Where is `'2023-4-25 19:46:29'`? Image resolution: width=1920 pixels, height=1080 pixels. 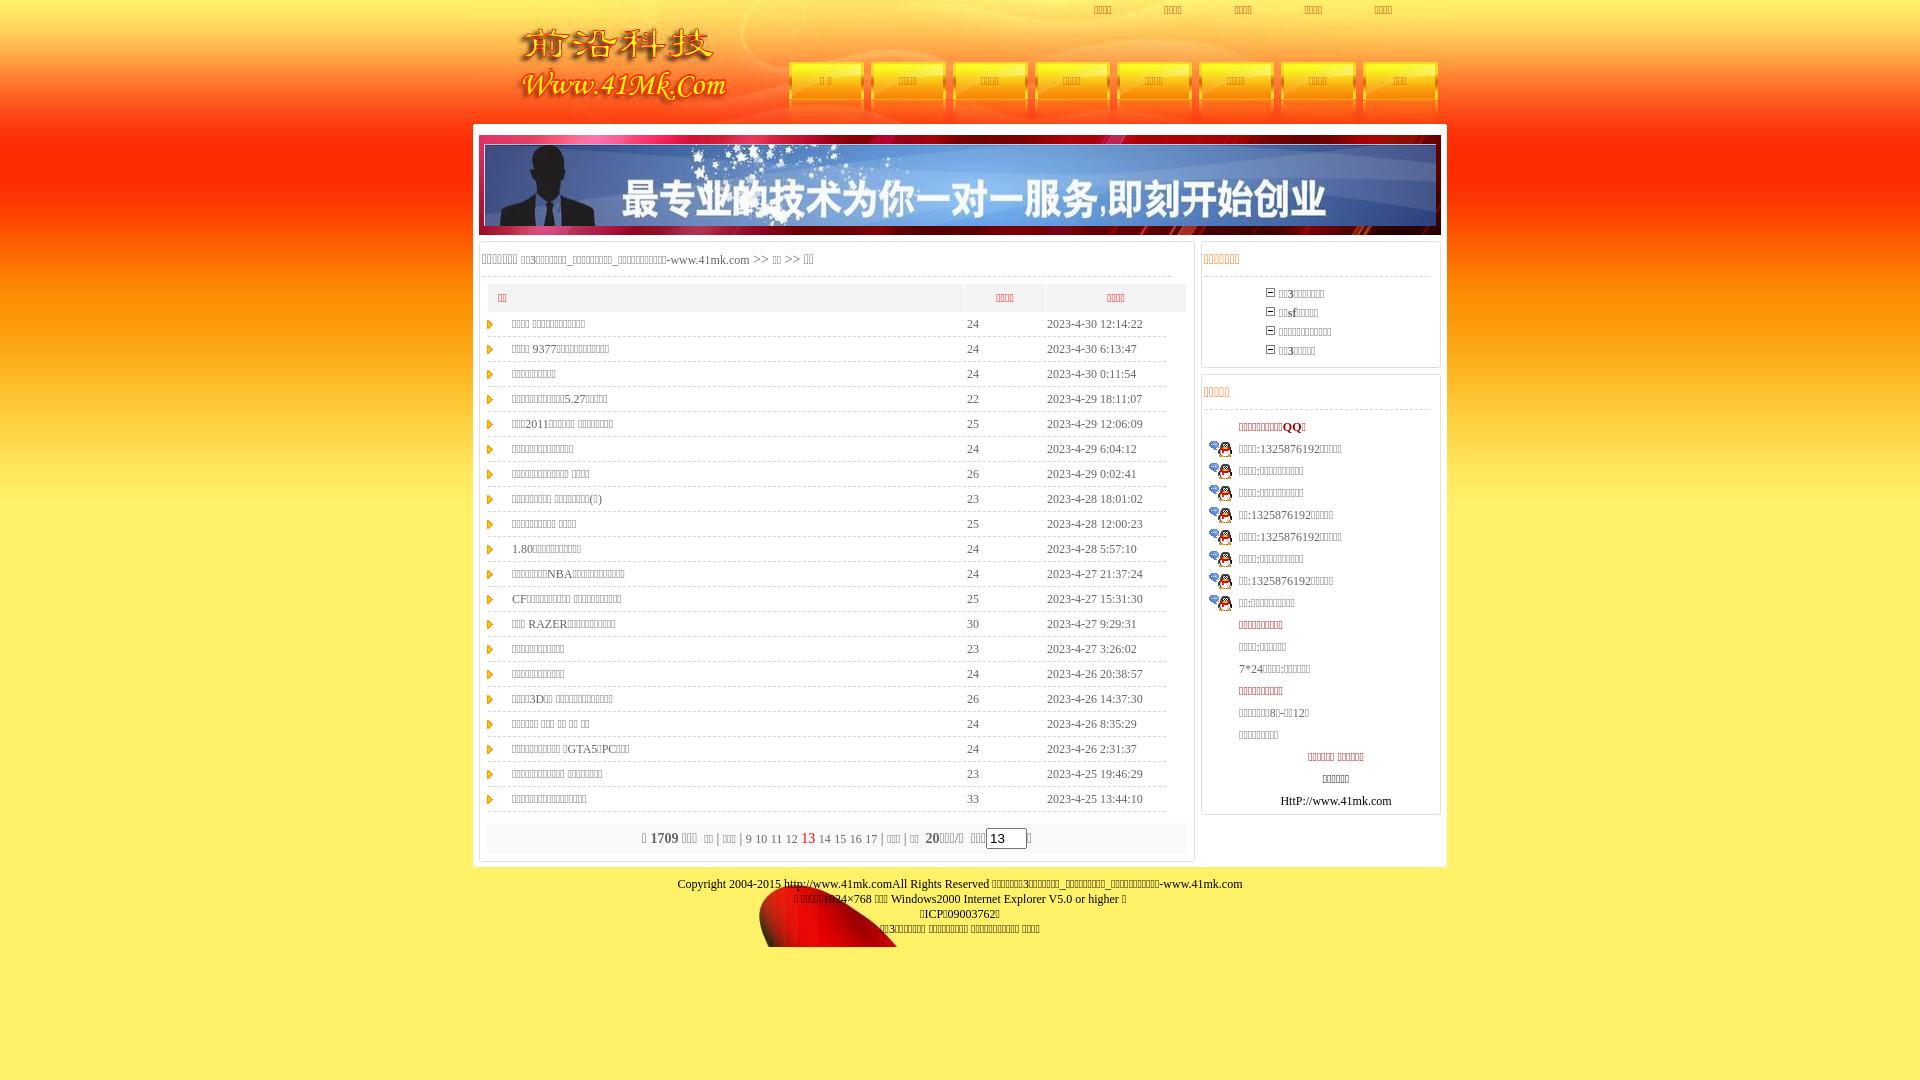
'2023-4-25 19:46:29' is located at coordinates (1093, 771).